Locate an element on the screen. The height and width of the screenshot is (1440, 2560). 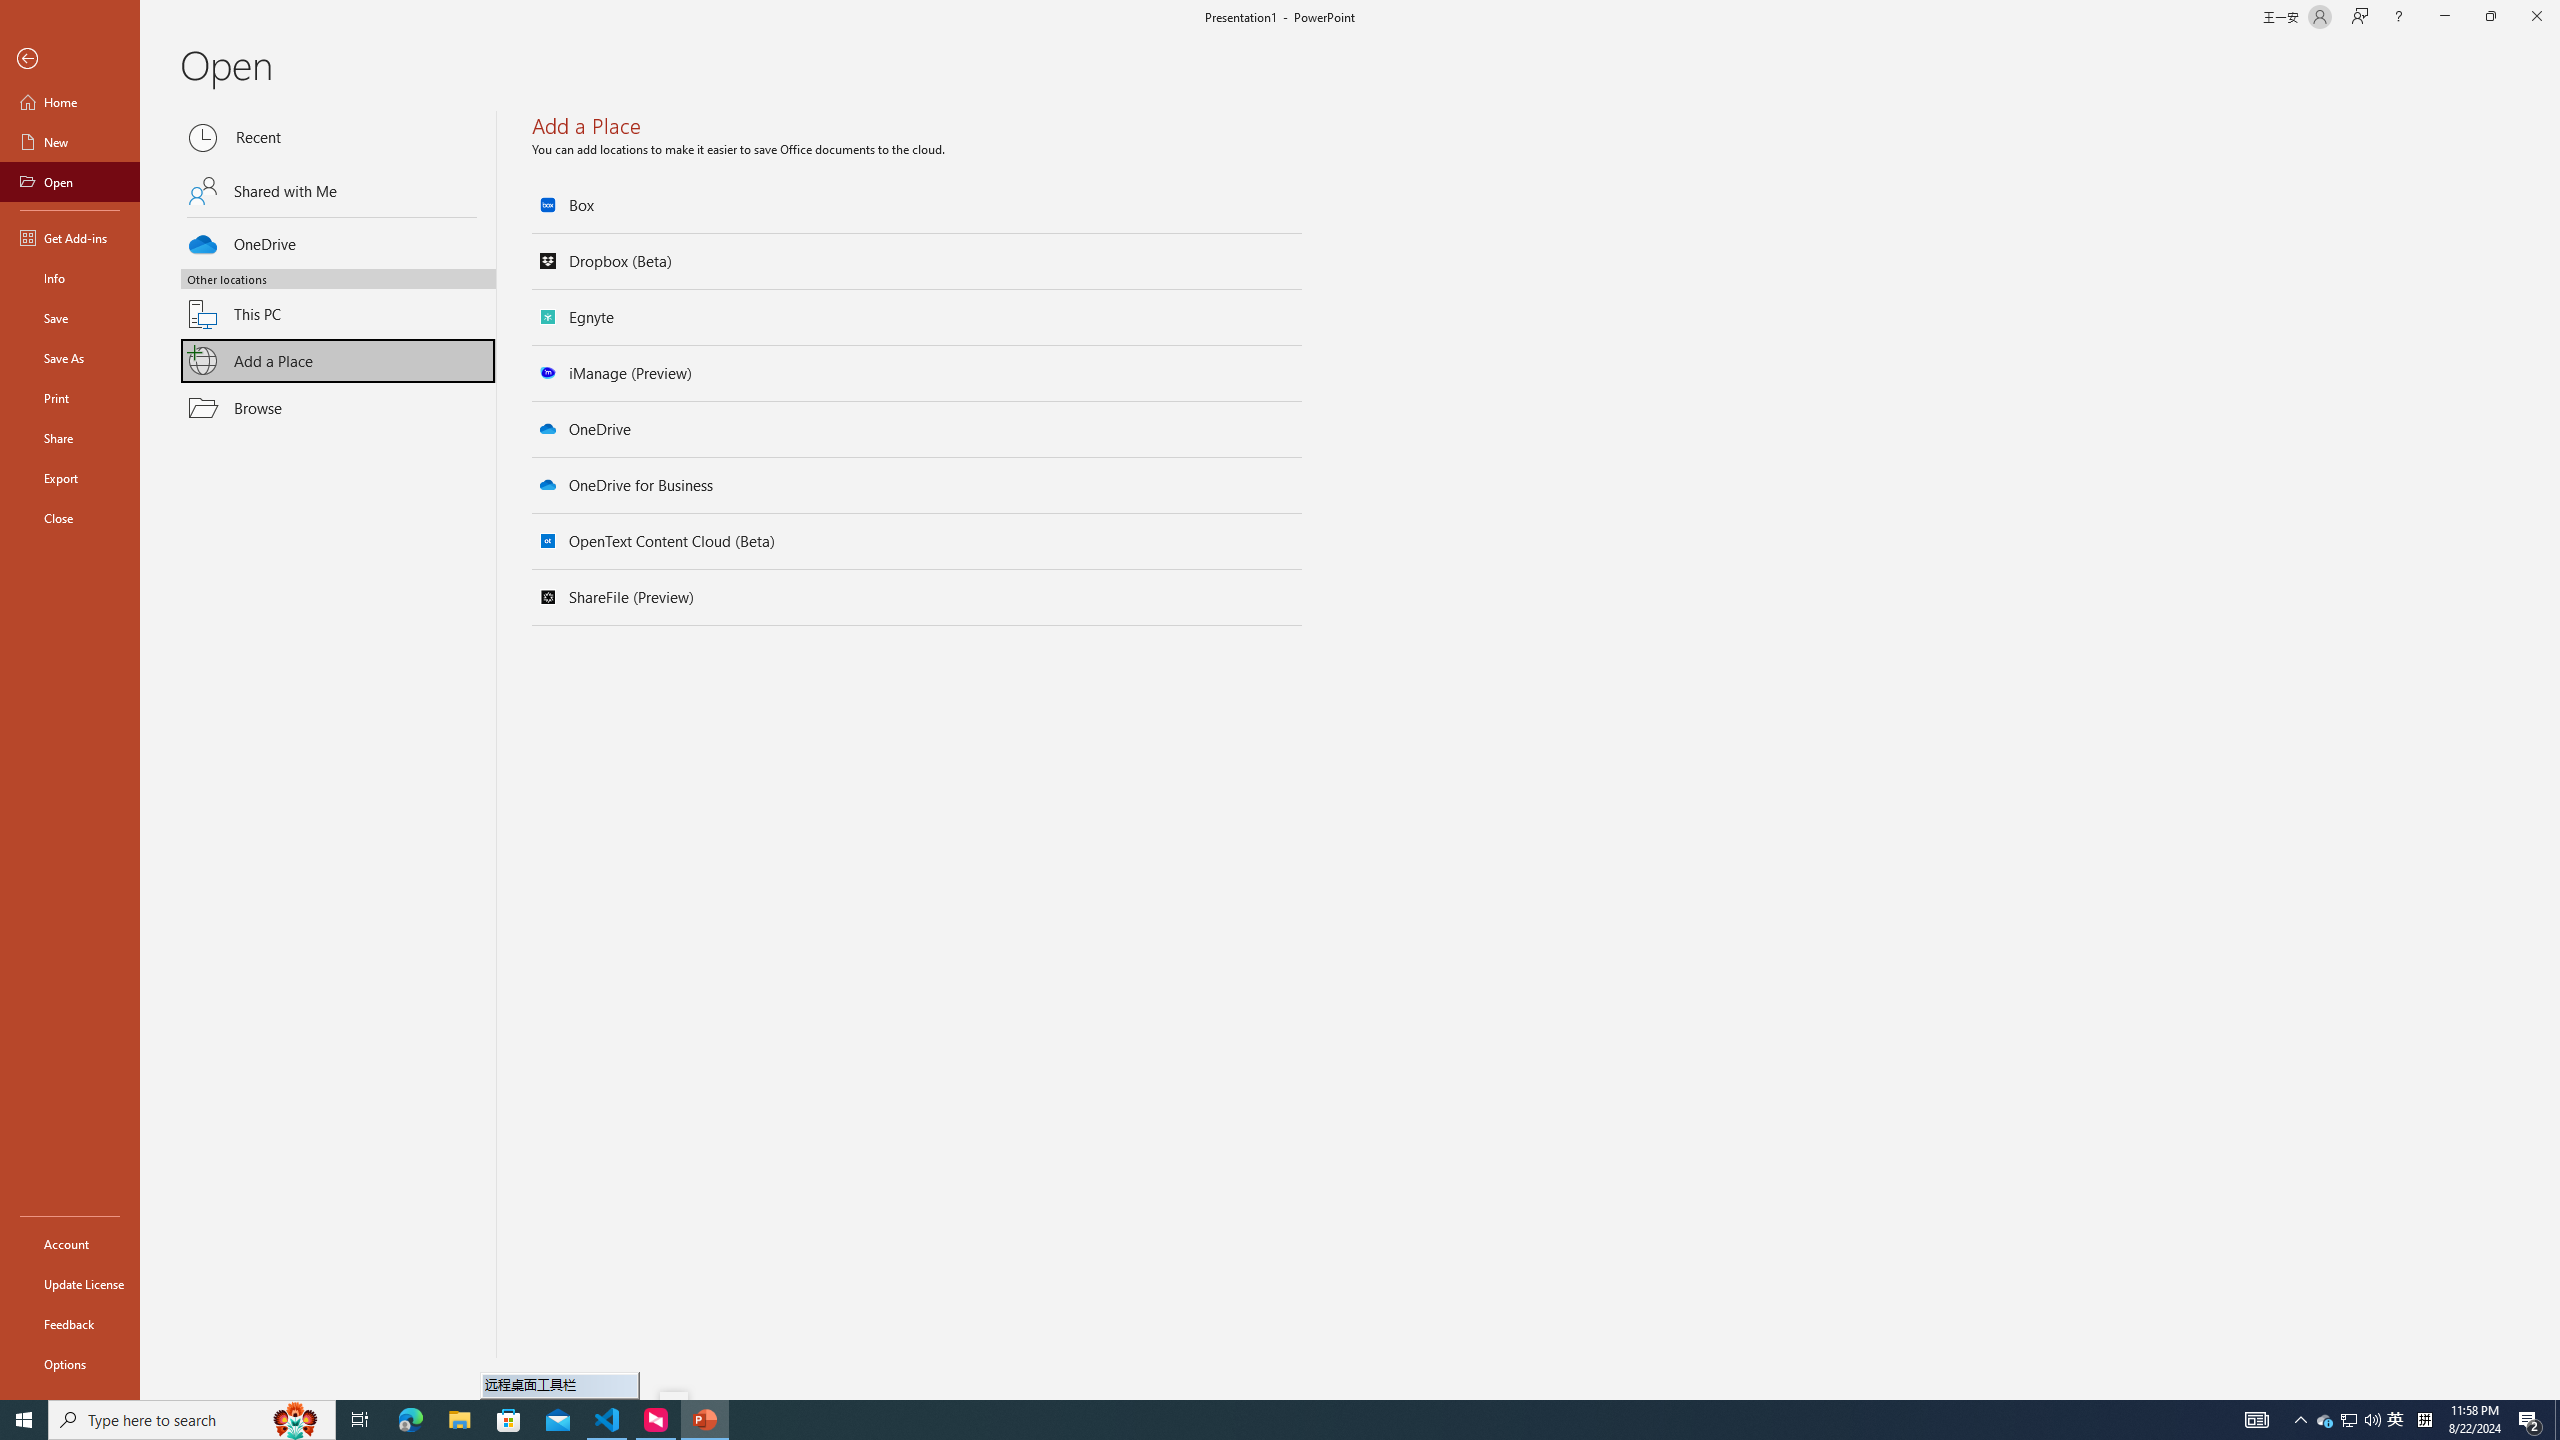
'Add a Place' is located at coordinates (338, 360).